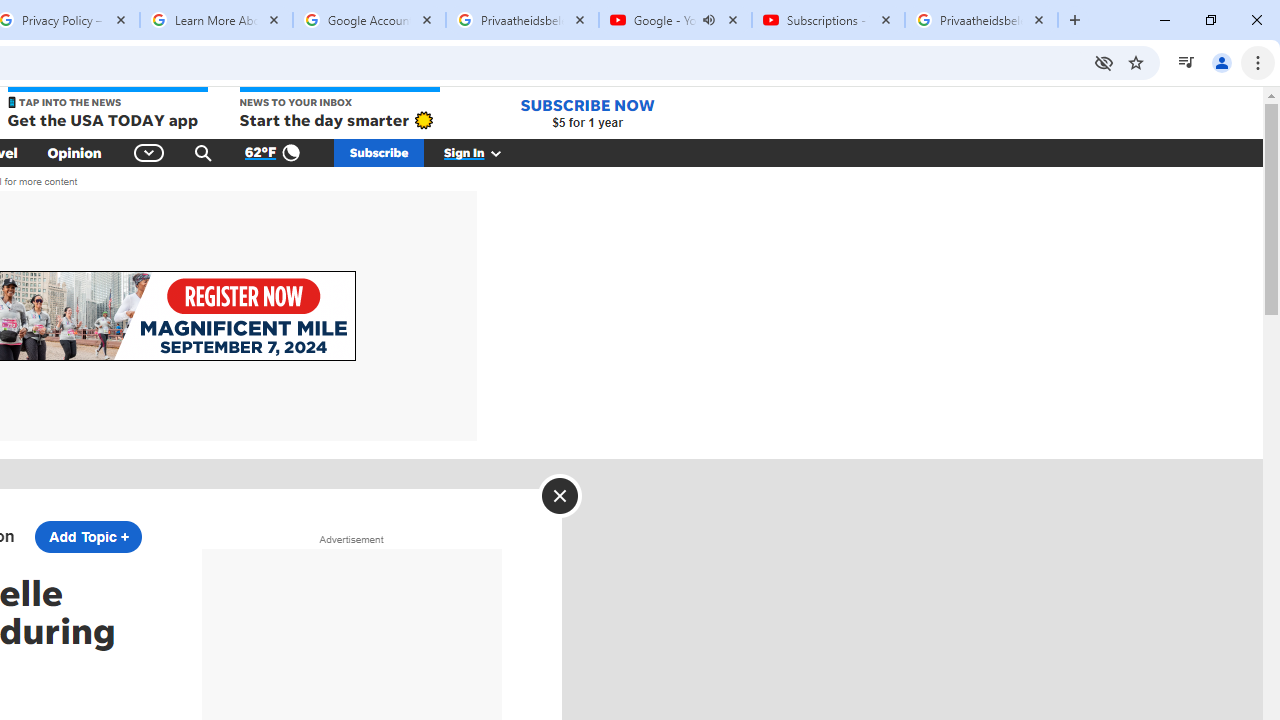 The height and width of the screenshot is (720, 1280). I want to click on 'Subscribe', so click(379, 152).